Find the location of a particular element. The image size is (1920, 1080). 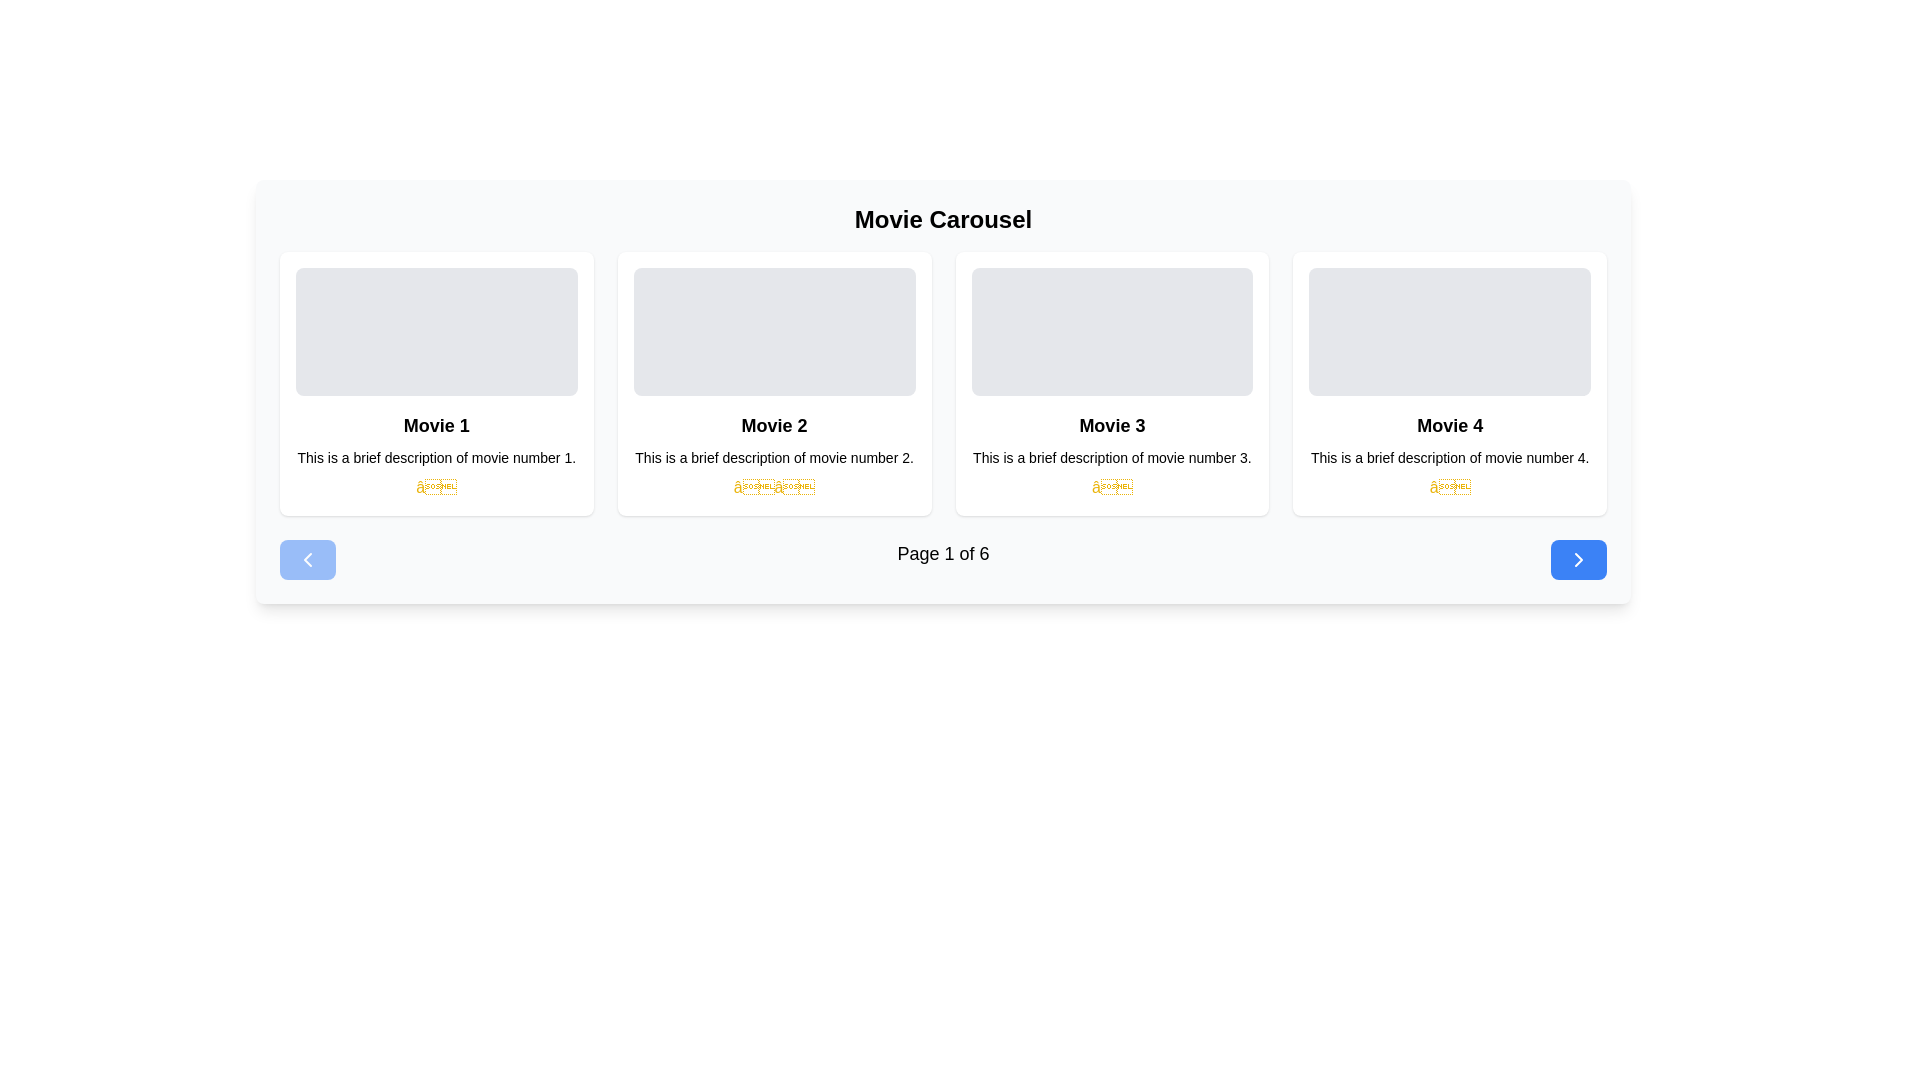

the details of the informational card presenting information about 'Movie 4', which is located in the last column of the first row of a grid layout is located at coordinates (1450, 384).